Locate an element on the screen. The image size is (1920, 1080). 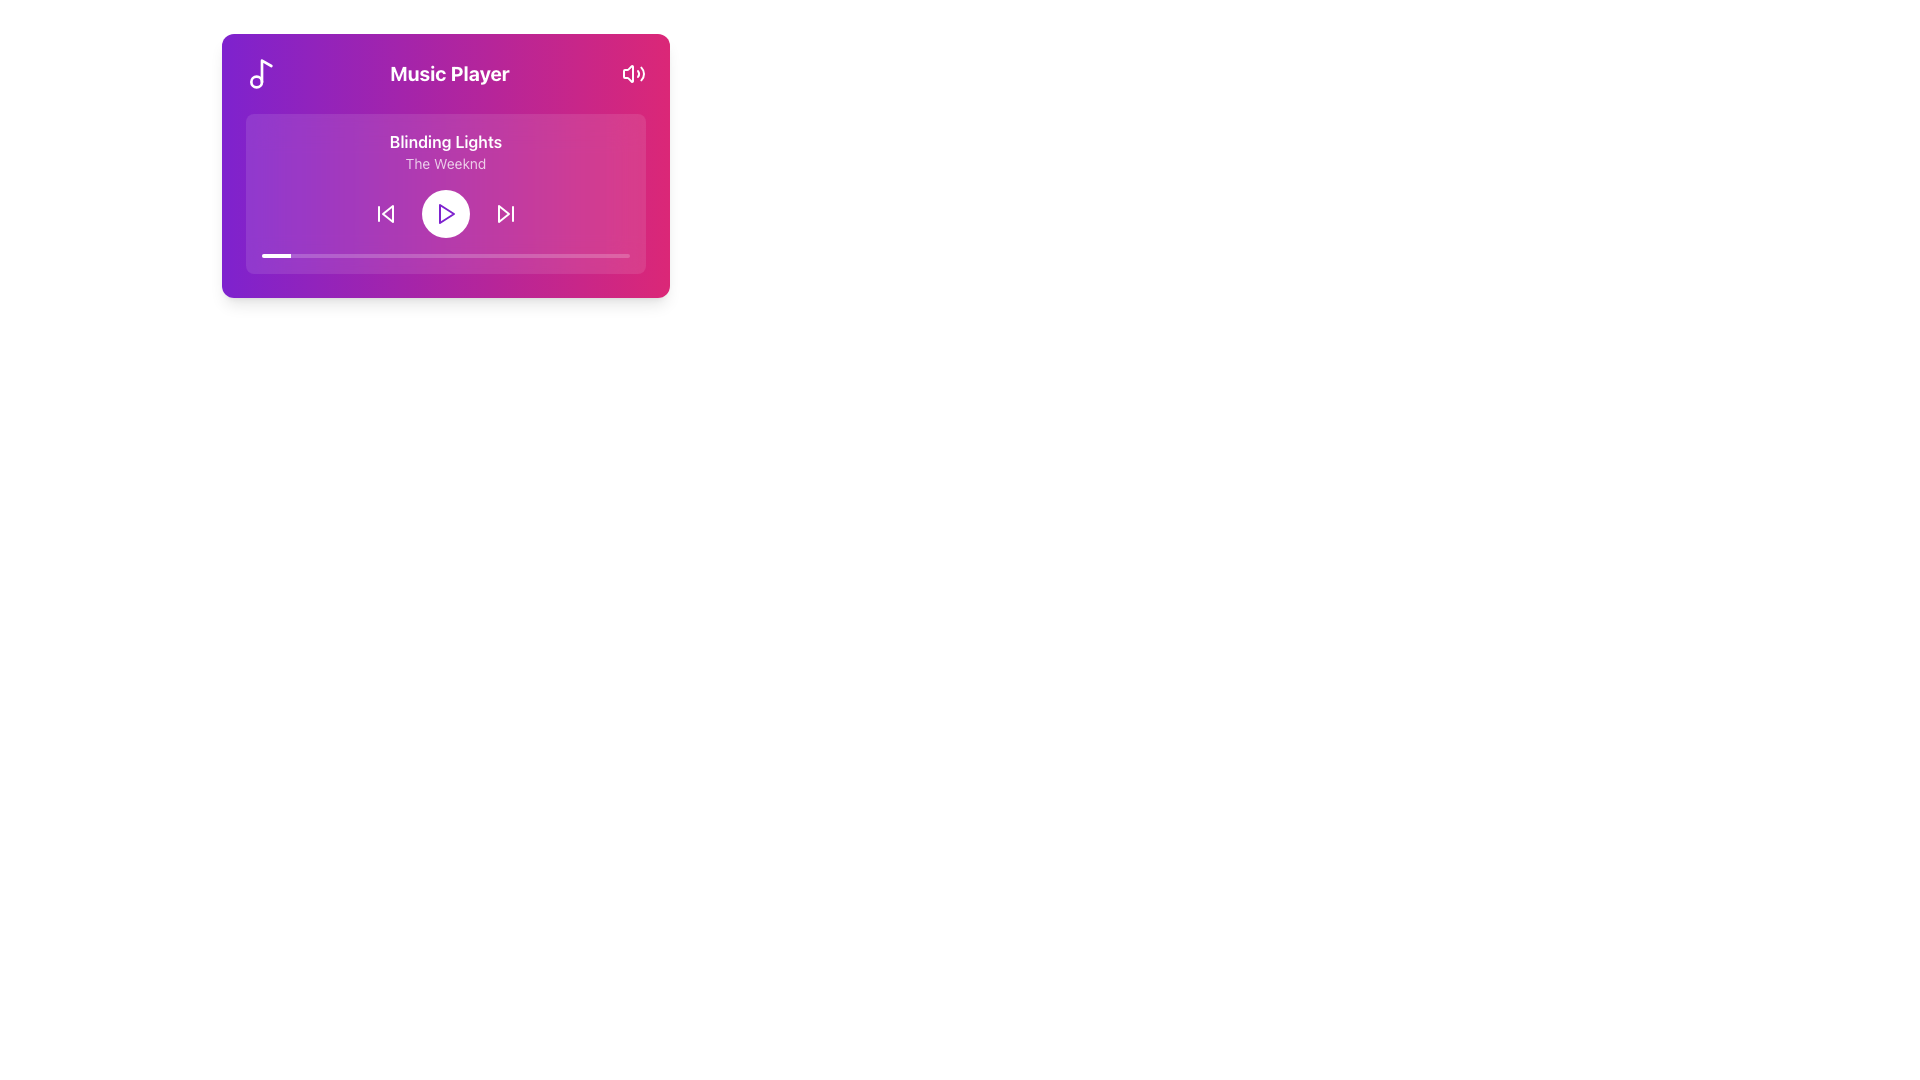
the small musical note icon located in the top-left corner of the 'Music Player' interface, adjacent to the title text 'Music Player' is located at coordinates (261, 72).